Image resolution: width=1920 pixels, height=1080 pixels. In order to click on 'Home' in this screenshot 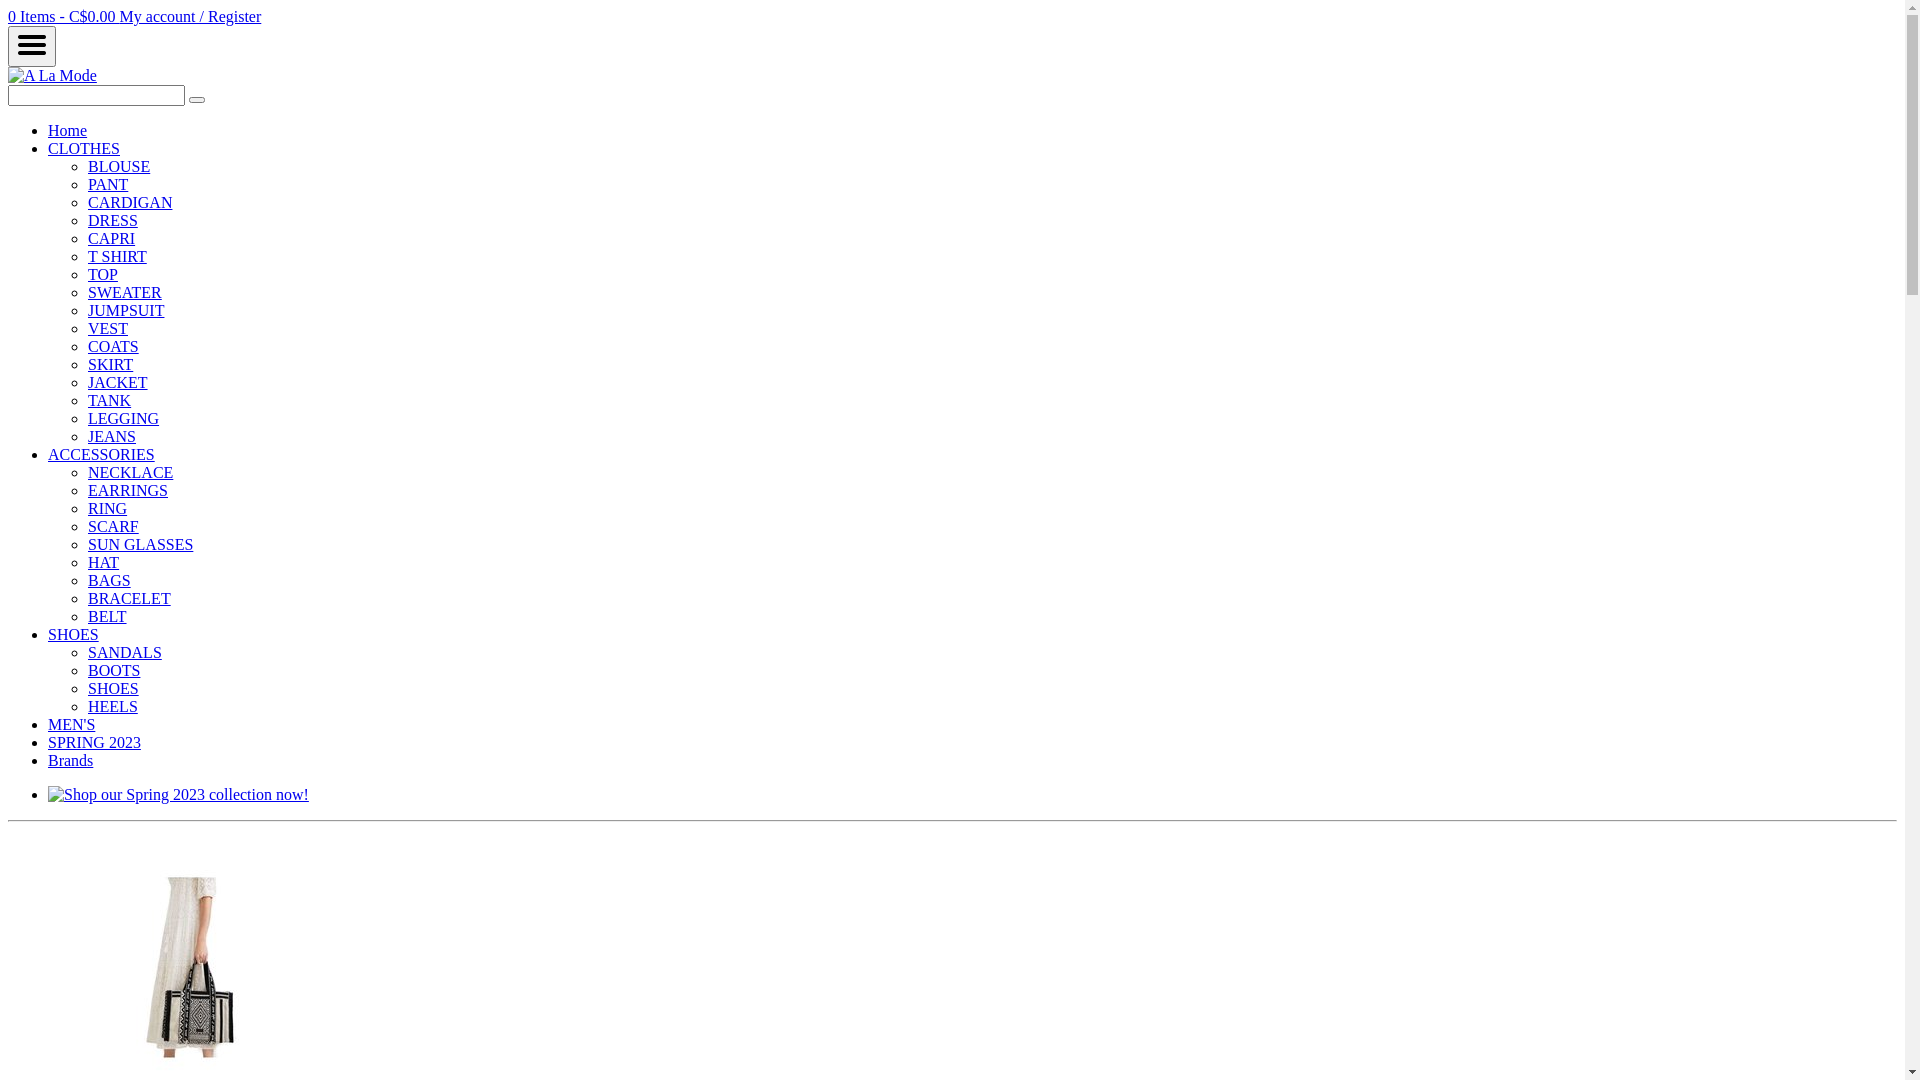, I will do `click(67, 130)`.